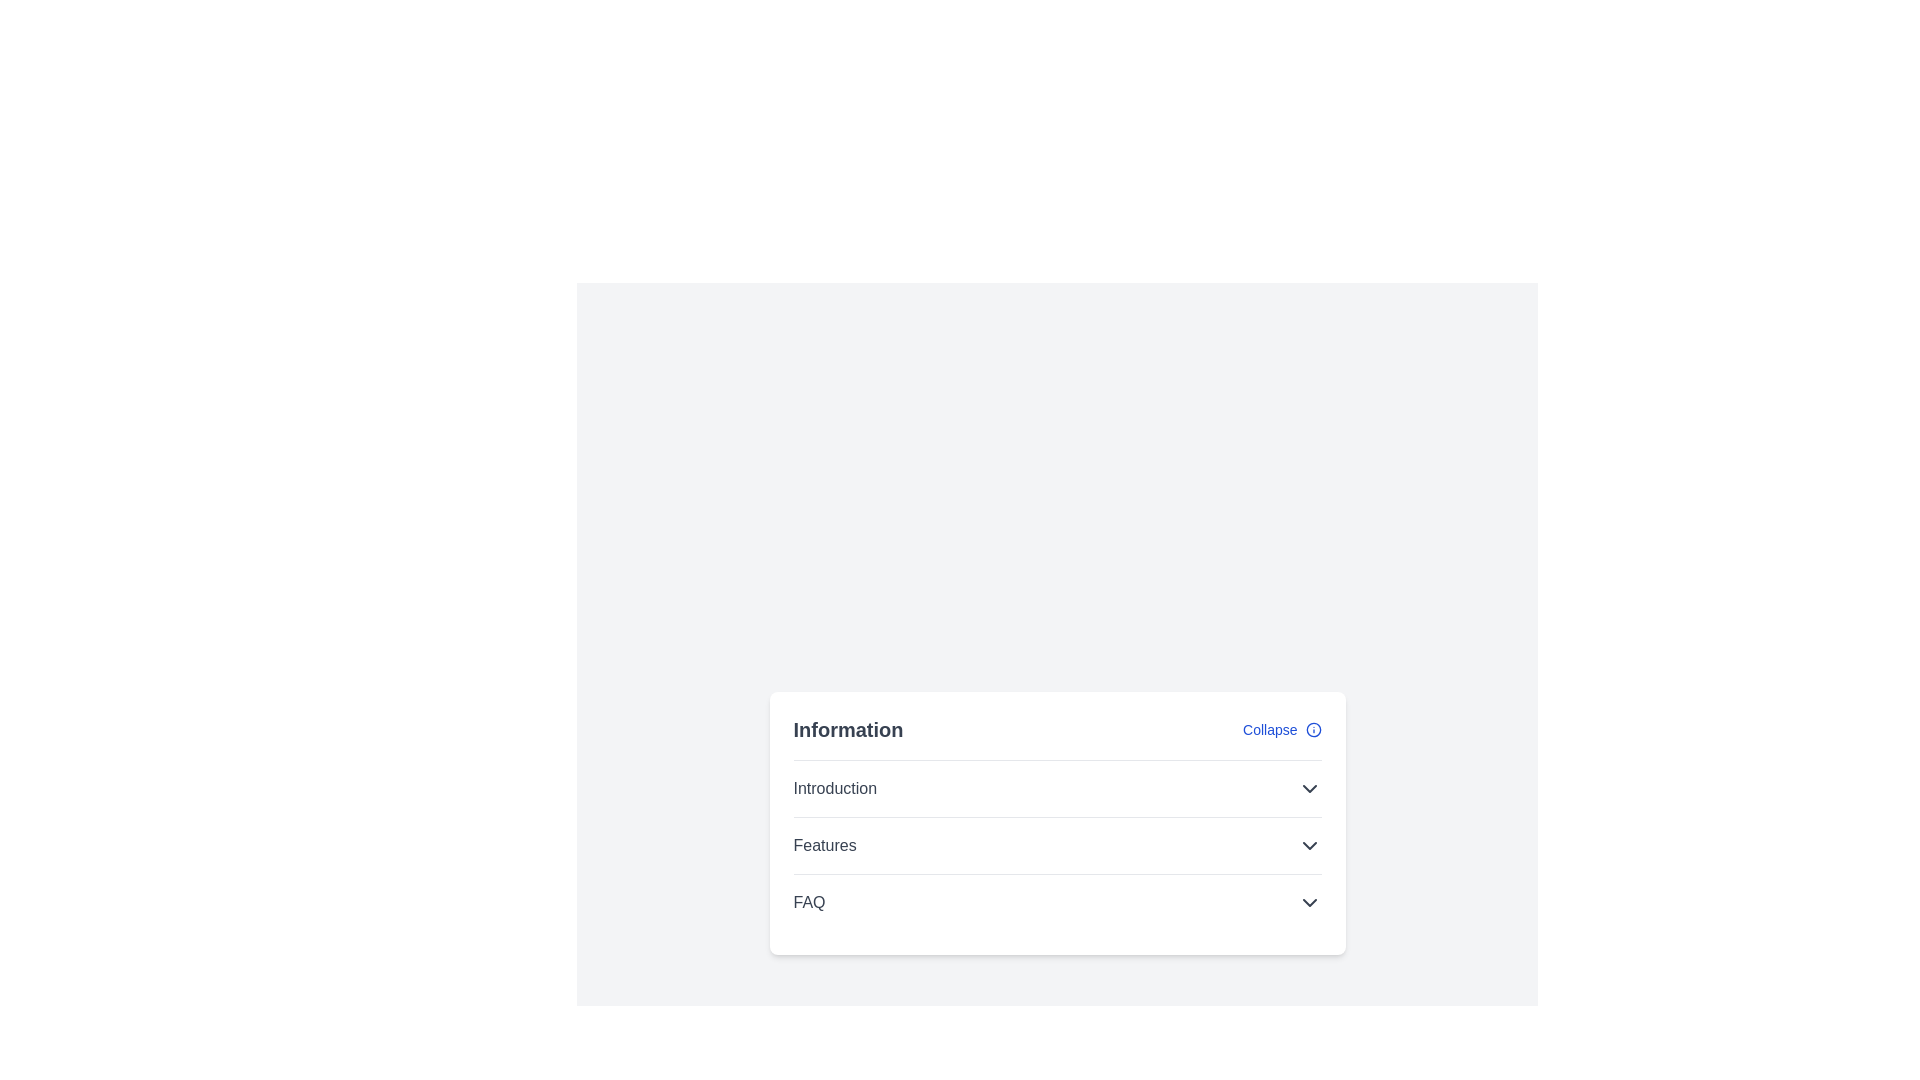 This screenshot has height=1080, width=1920. What do you see at coordinates (1056, 902) in the screenshot?
I see `the toggle or collapsible list item for the 'FAQ' section located at the bottom of the 'Information' panel` at bounding box center [1056, 902].